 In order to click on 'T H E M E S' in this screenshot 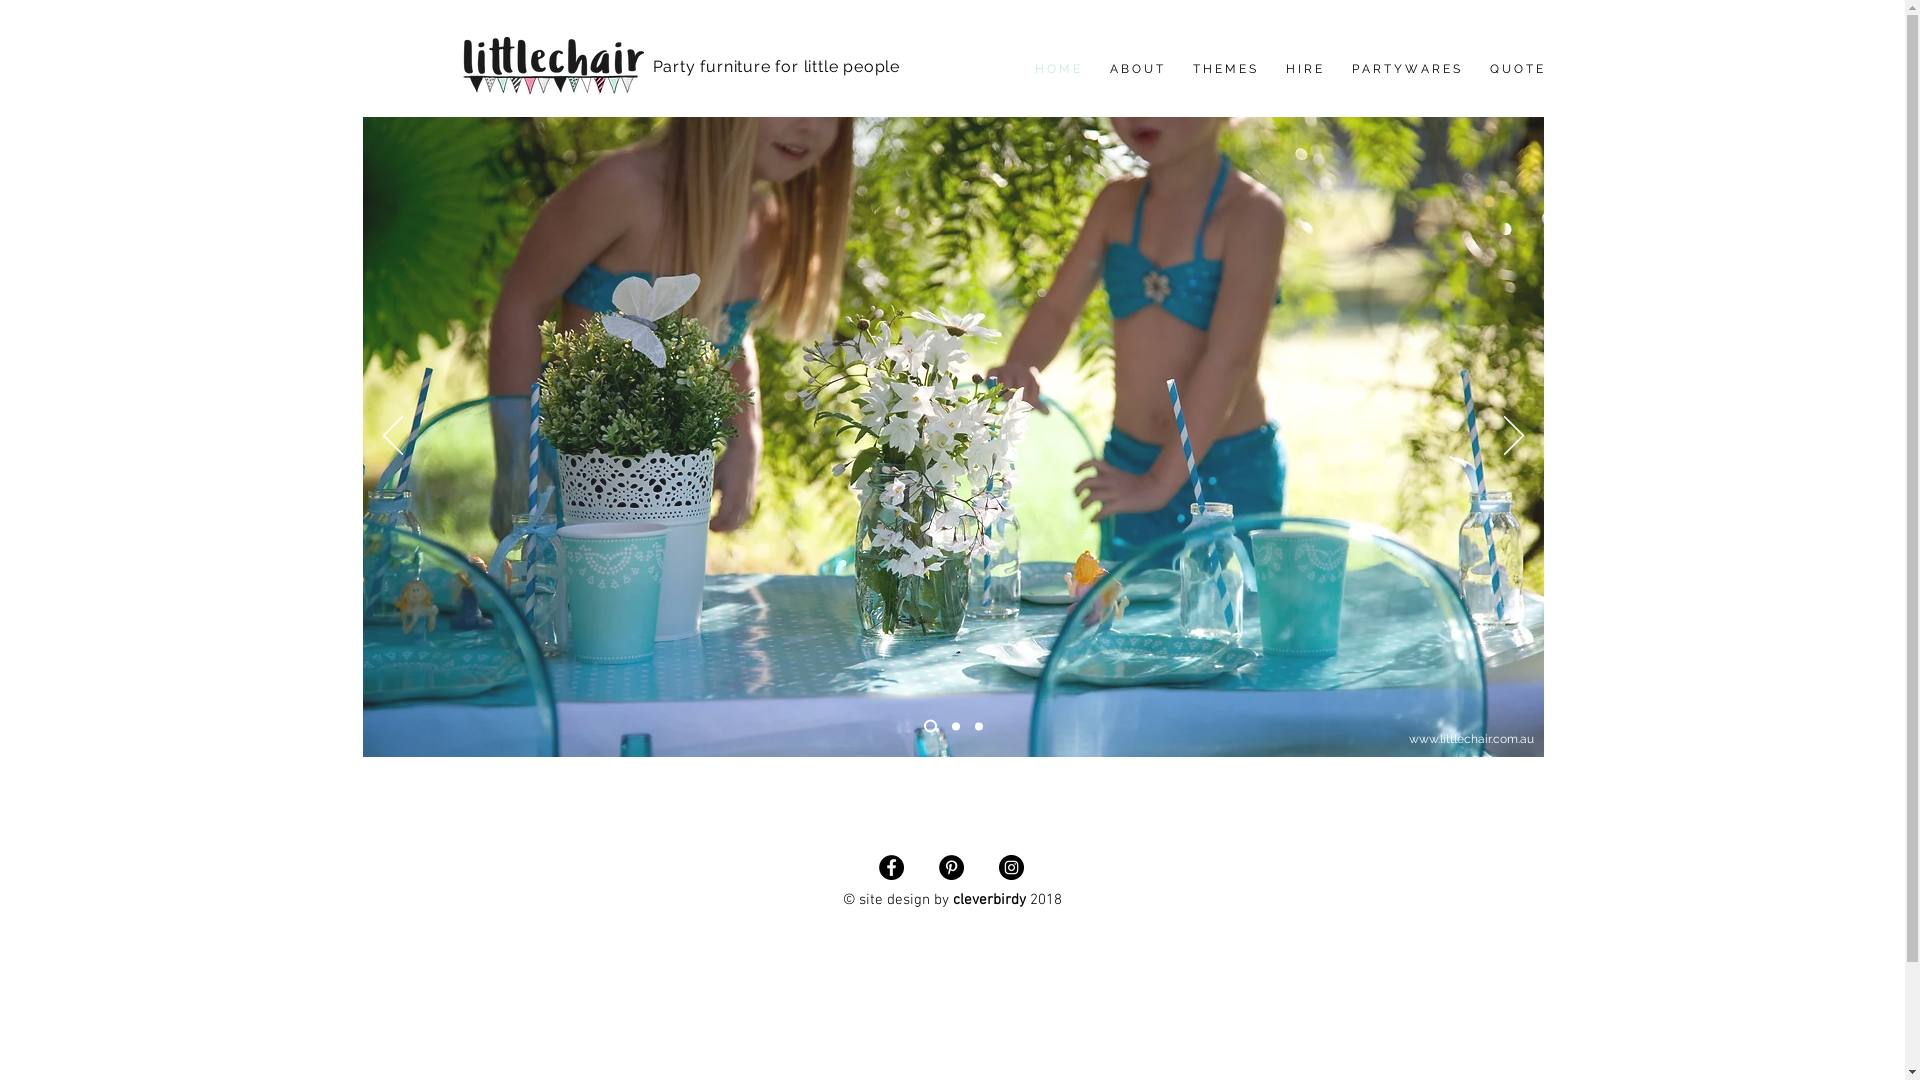, I will do `click(1223, 68)`.